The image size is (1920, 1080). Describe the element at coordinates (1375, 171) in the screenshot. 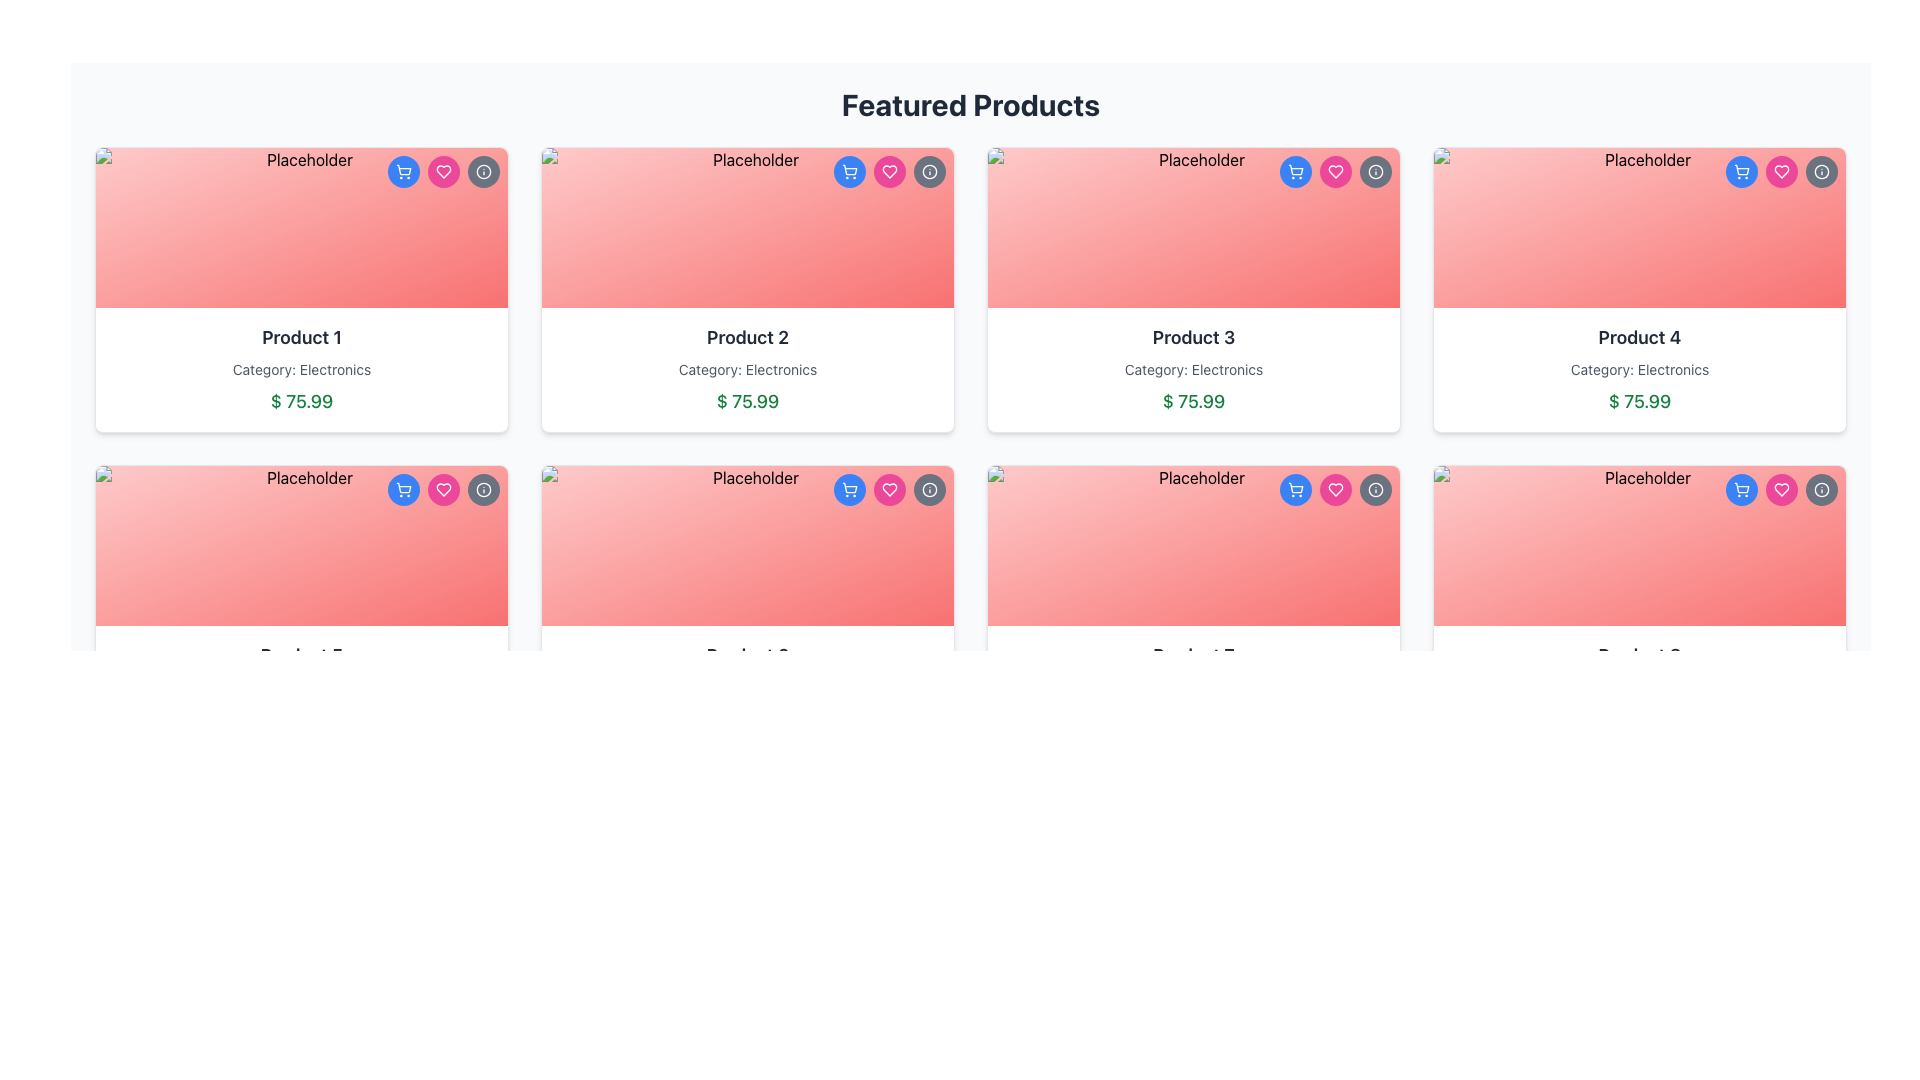

I see `the circular gray button with a white info icon located in the top-right corner of the third product card` at that location.